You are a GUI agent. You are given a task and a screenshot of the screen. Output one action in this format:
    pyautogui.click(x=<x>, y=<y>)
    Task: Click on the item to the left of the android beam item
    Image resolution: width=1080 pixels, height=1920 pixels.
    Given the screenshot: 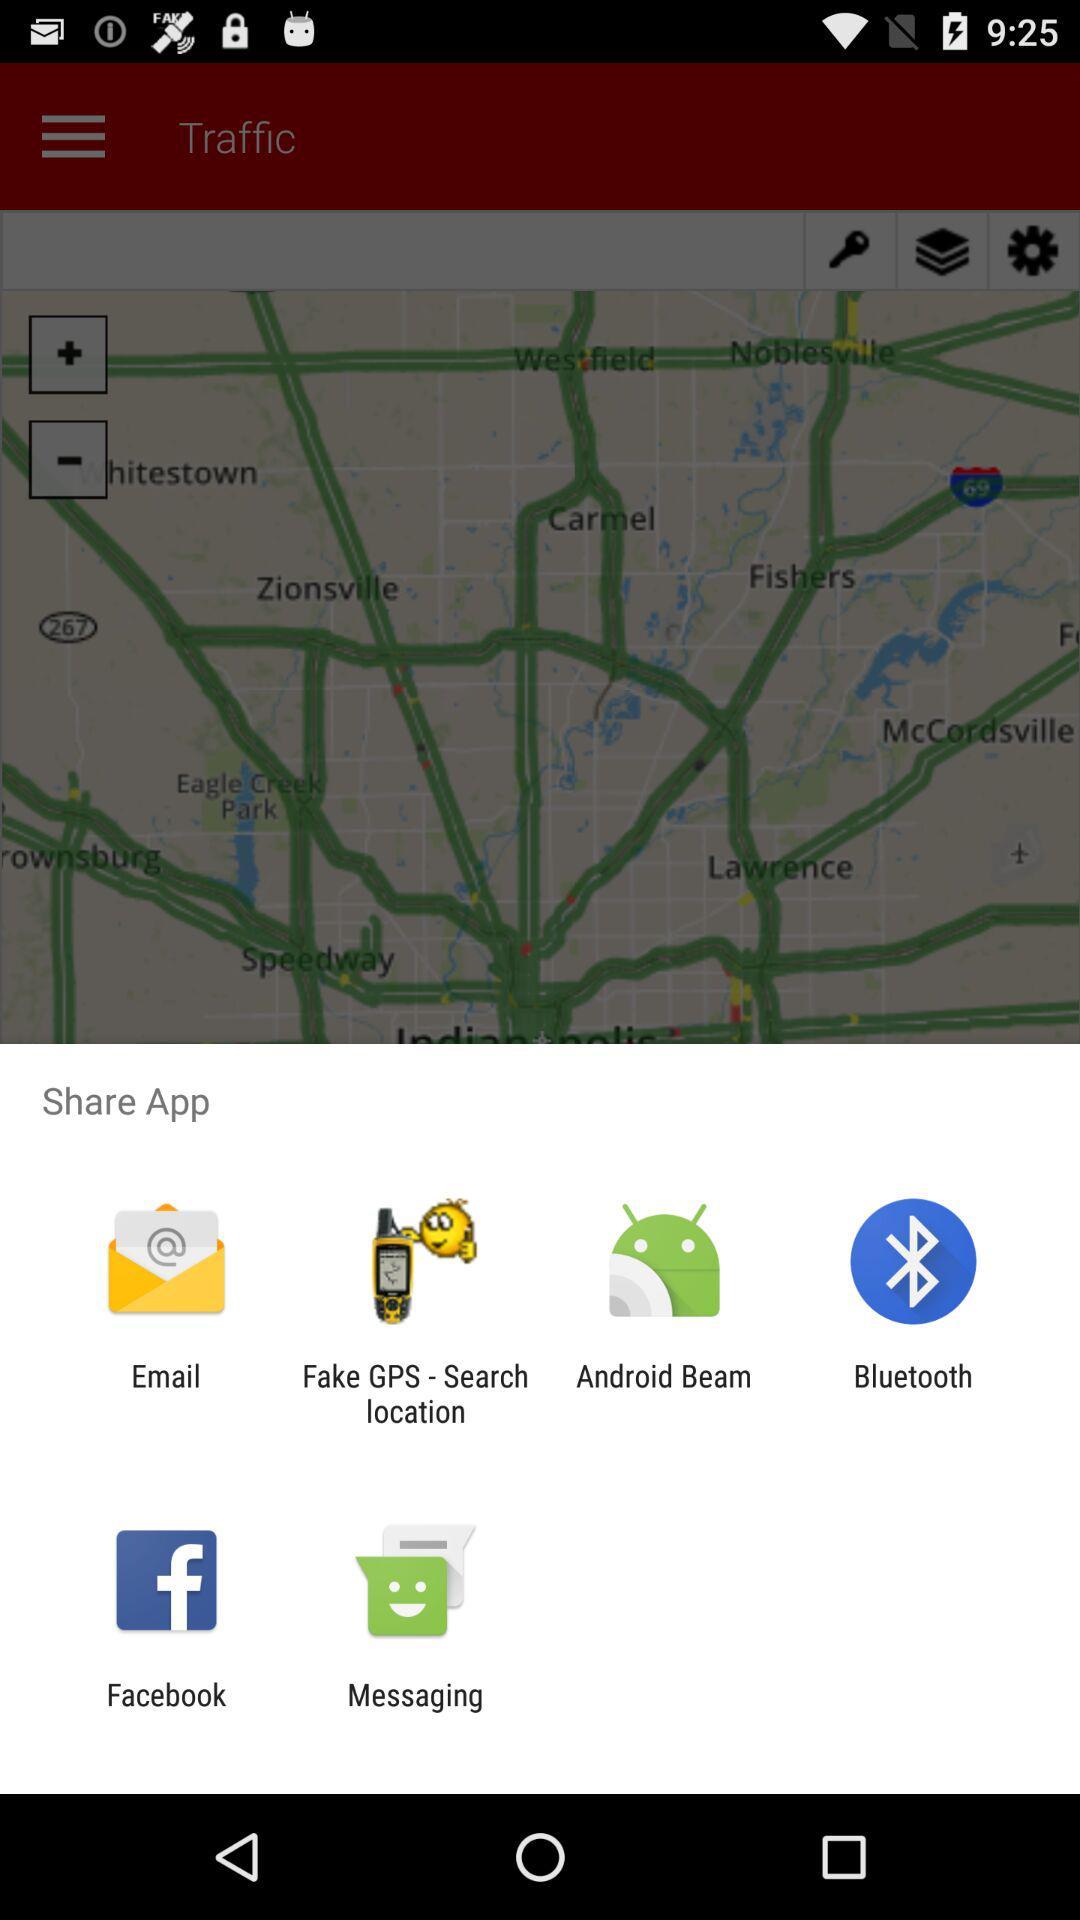 What is the action you would take?
    pyautogui.click(x=414, y=1392)
    